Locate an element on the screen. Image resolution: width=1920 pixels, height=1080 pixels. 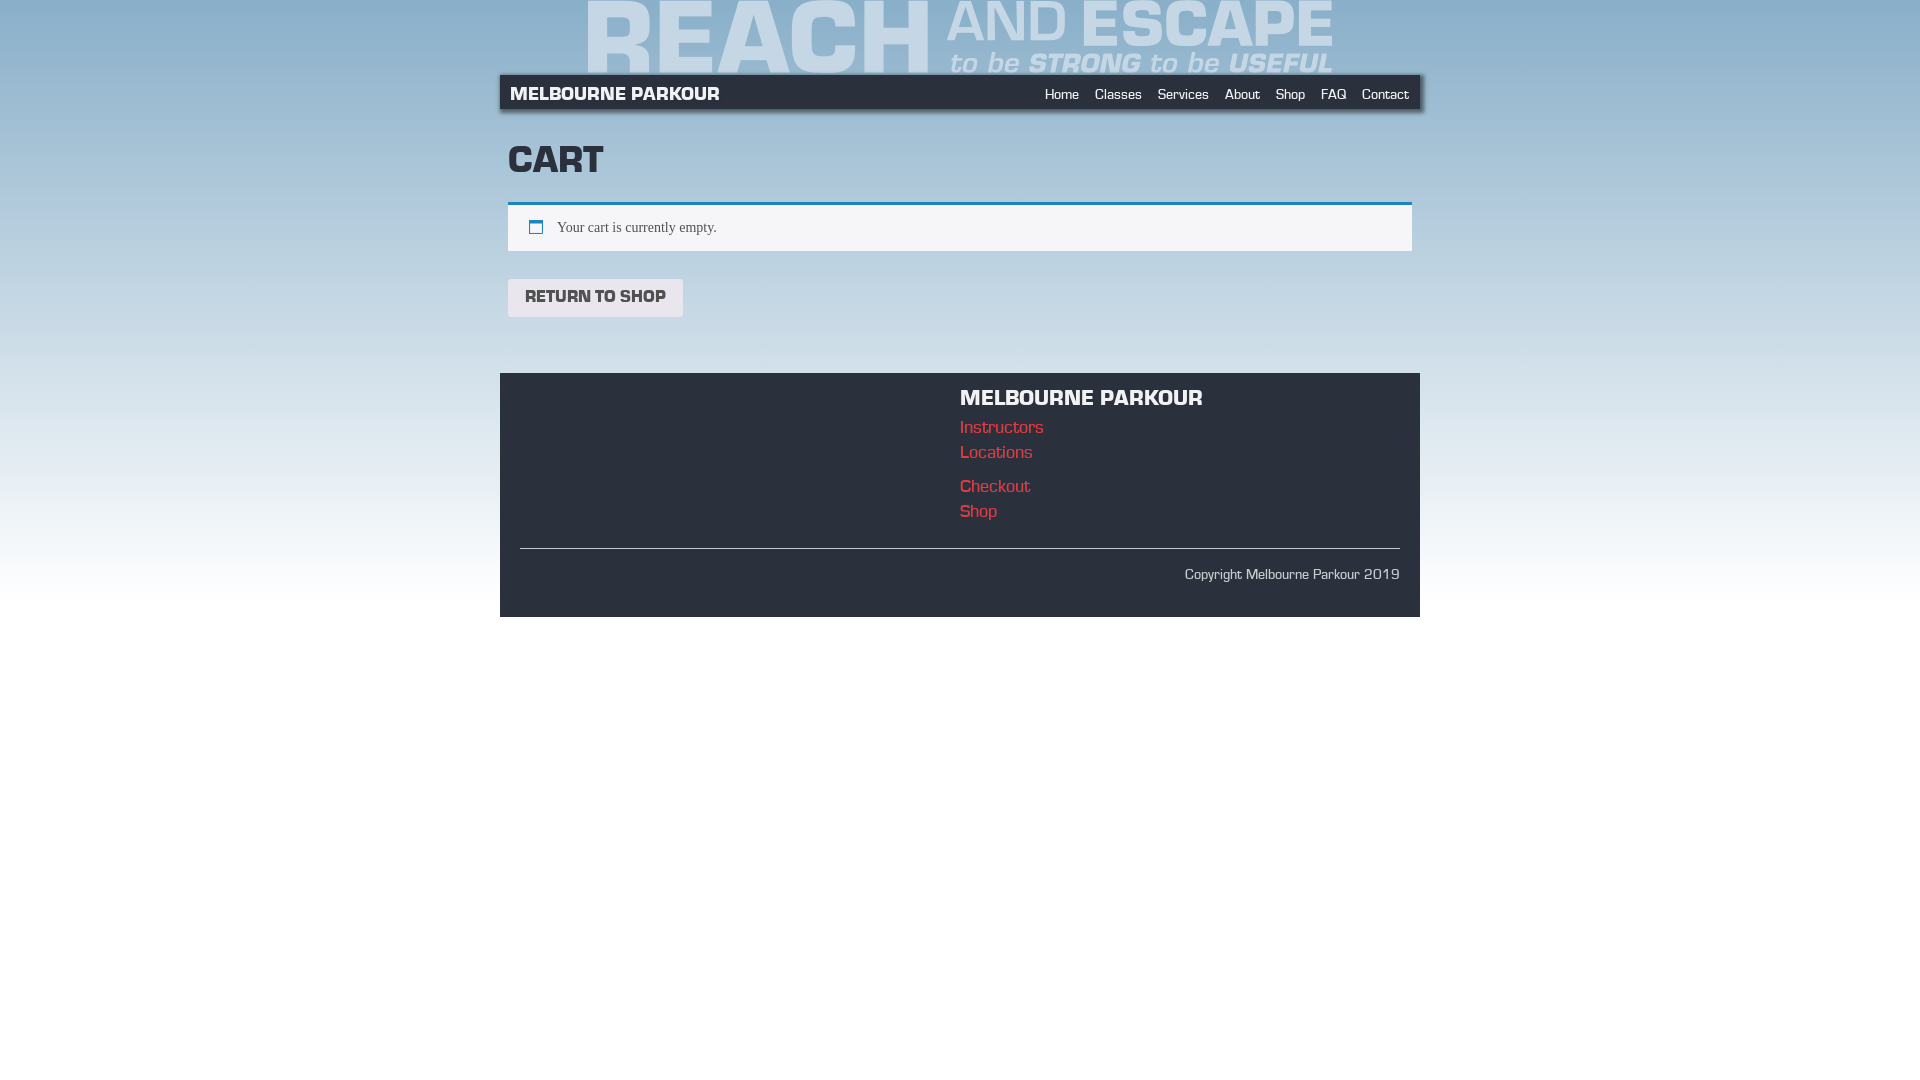
'Contact' is located at coordinates (1384, 95).